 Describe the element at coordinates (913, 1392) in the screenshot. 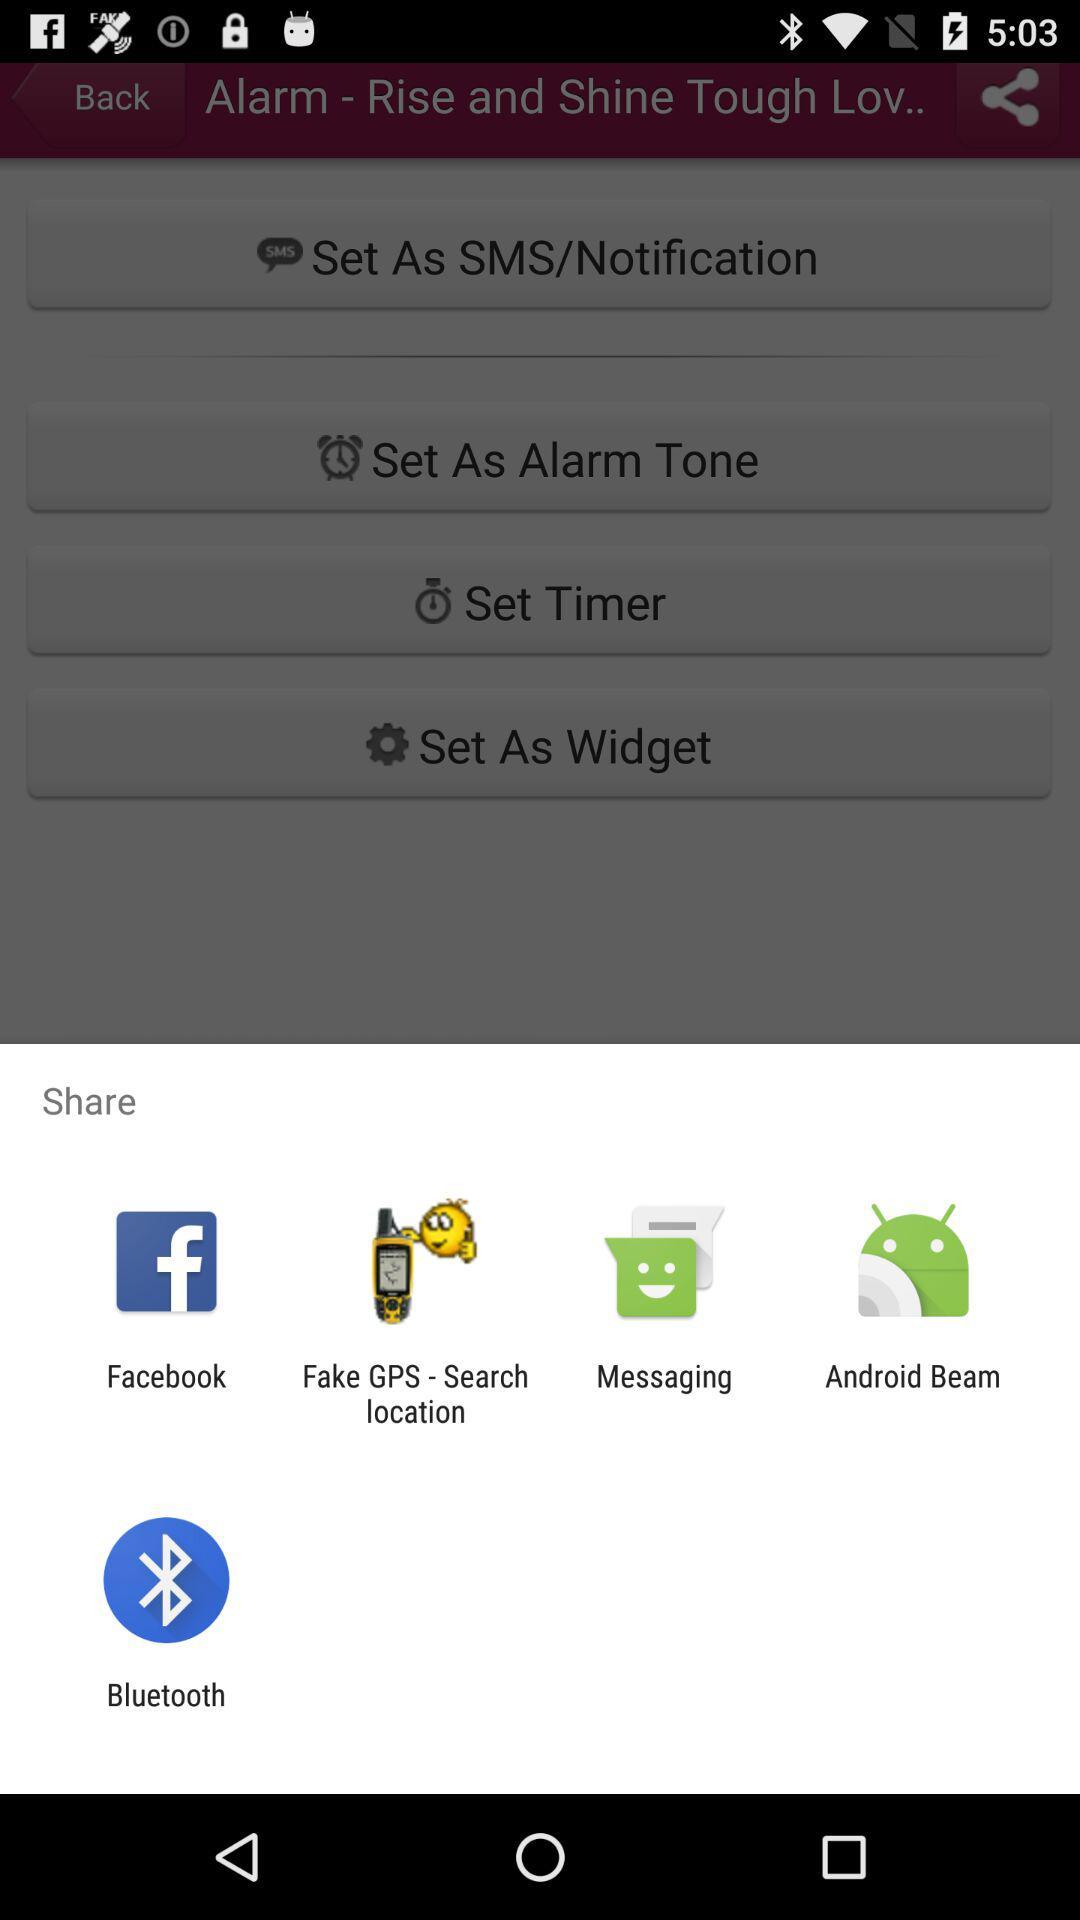

I see `icon to the right of messaging` at that location.